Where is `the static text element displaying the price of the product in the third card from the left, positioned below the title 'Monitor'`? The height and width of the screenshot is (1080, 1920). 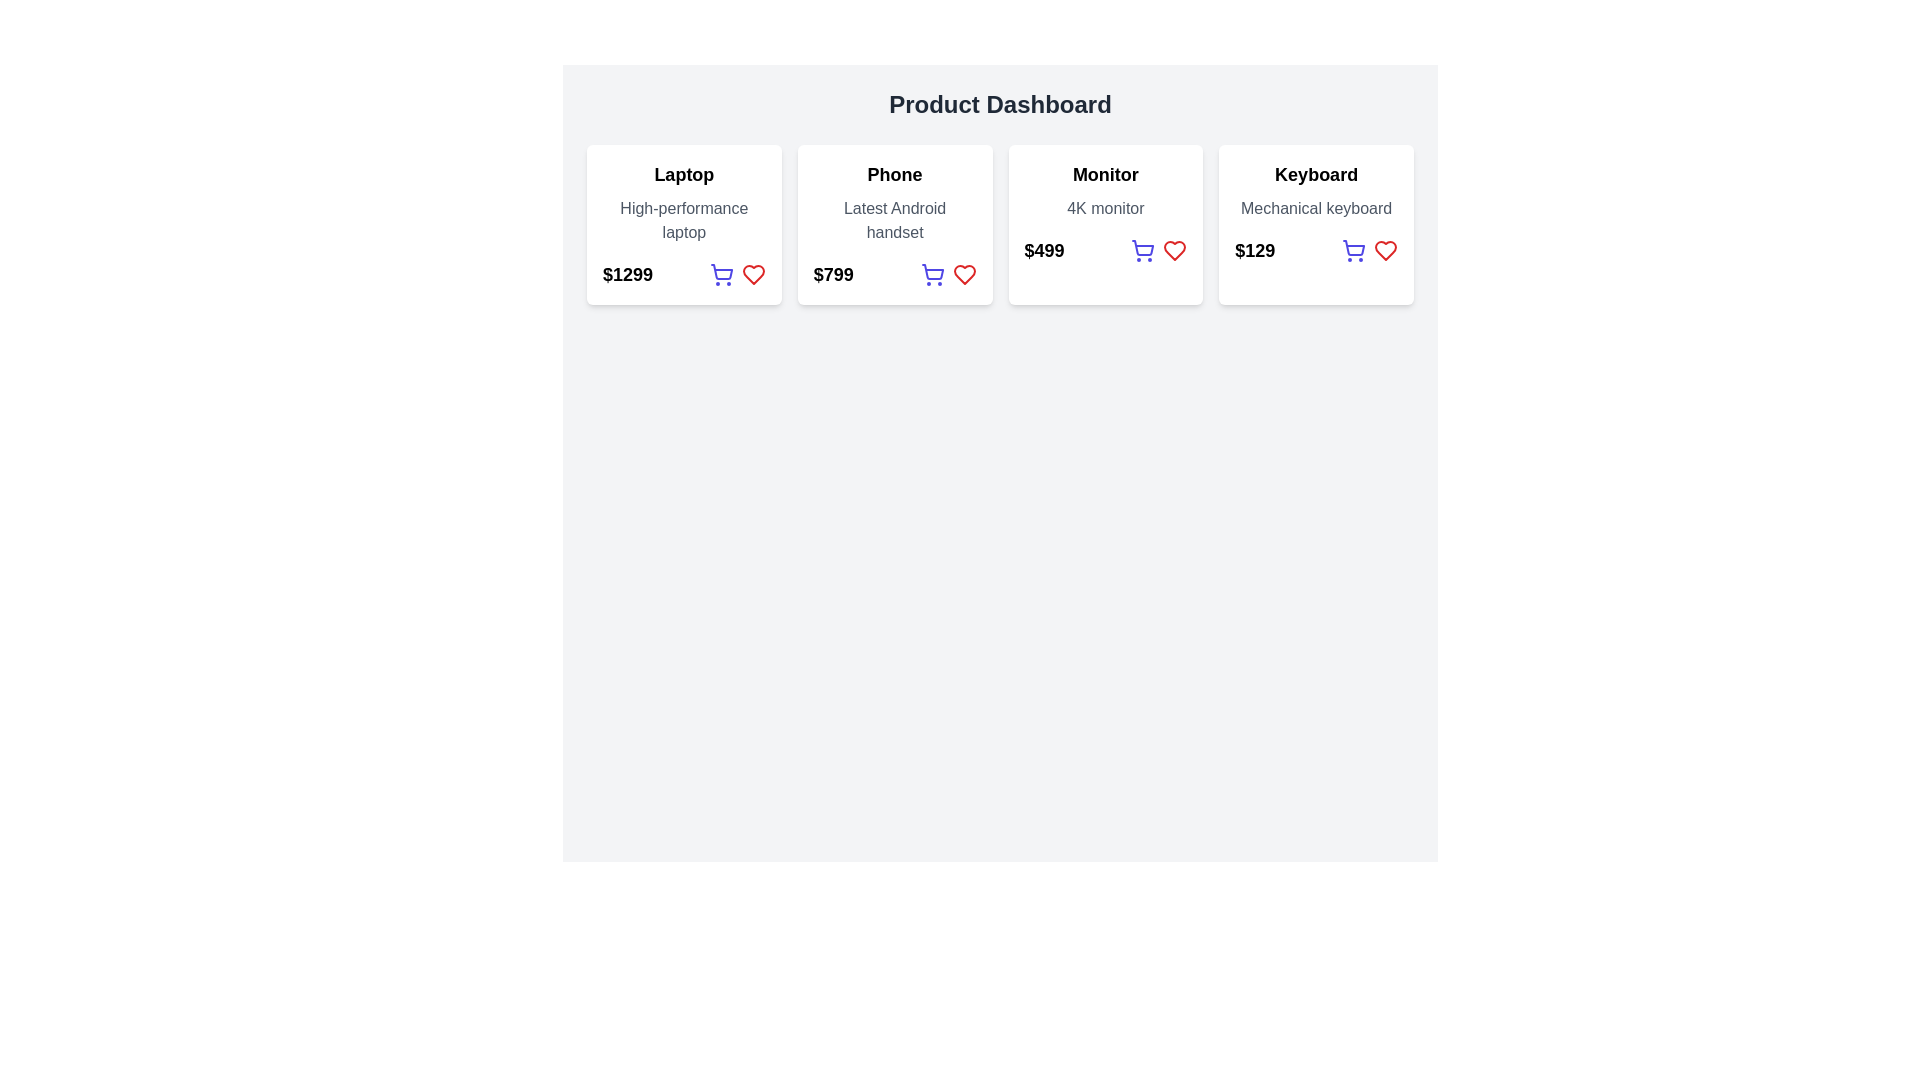
the static text element displaying the price of the product in the third card from the left, positioned below the title 'Monitor' is located at coordinates (1043, 249).